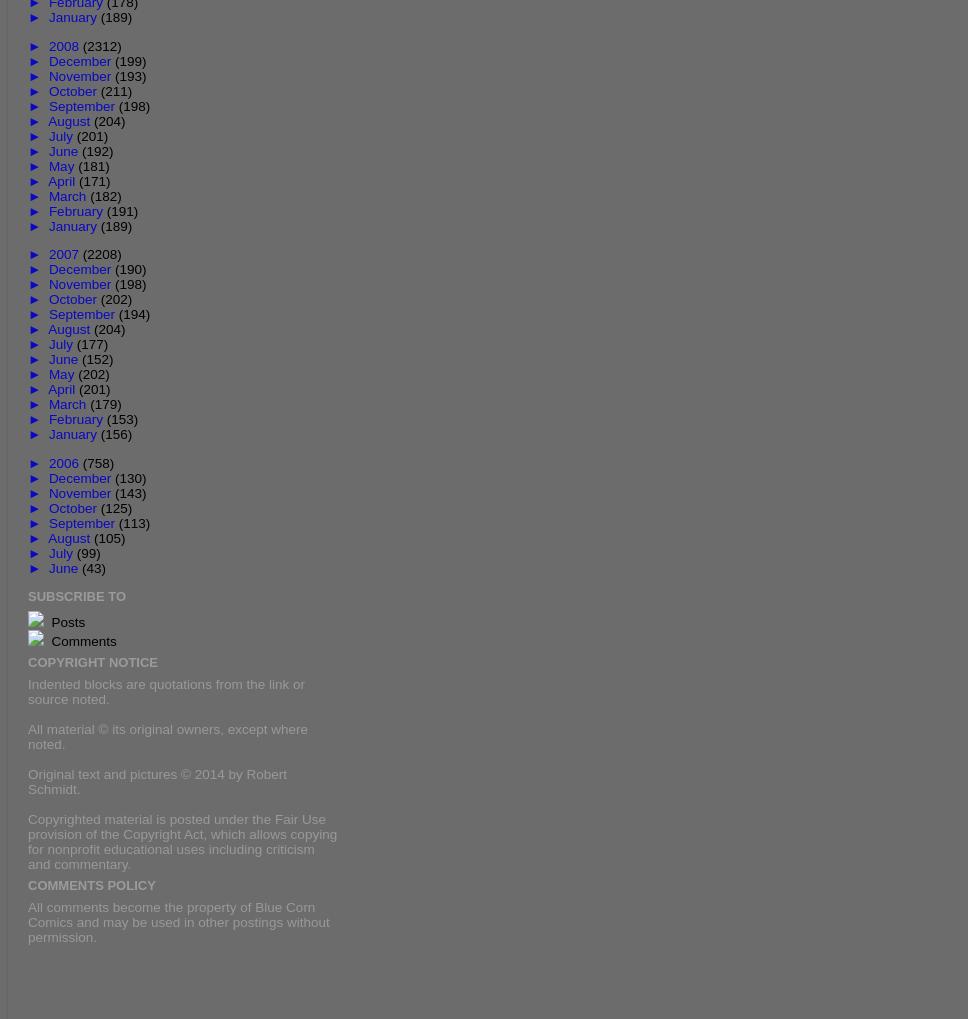 The height and width of the screenshot is (1019, 968). What do you see at coordinates (150, 818) in the screenshot?
I see `'Copyrighted material is posted under the'` at bounding box center [150, 818].